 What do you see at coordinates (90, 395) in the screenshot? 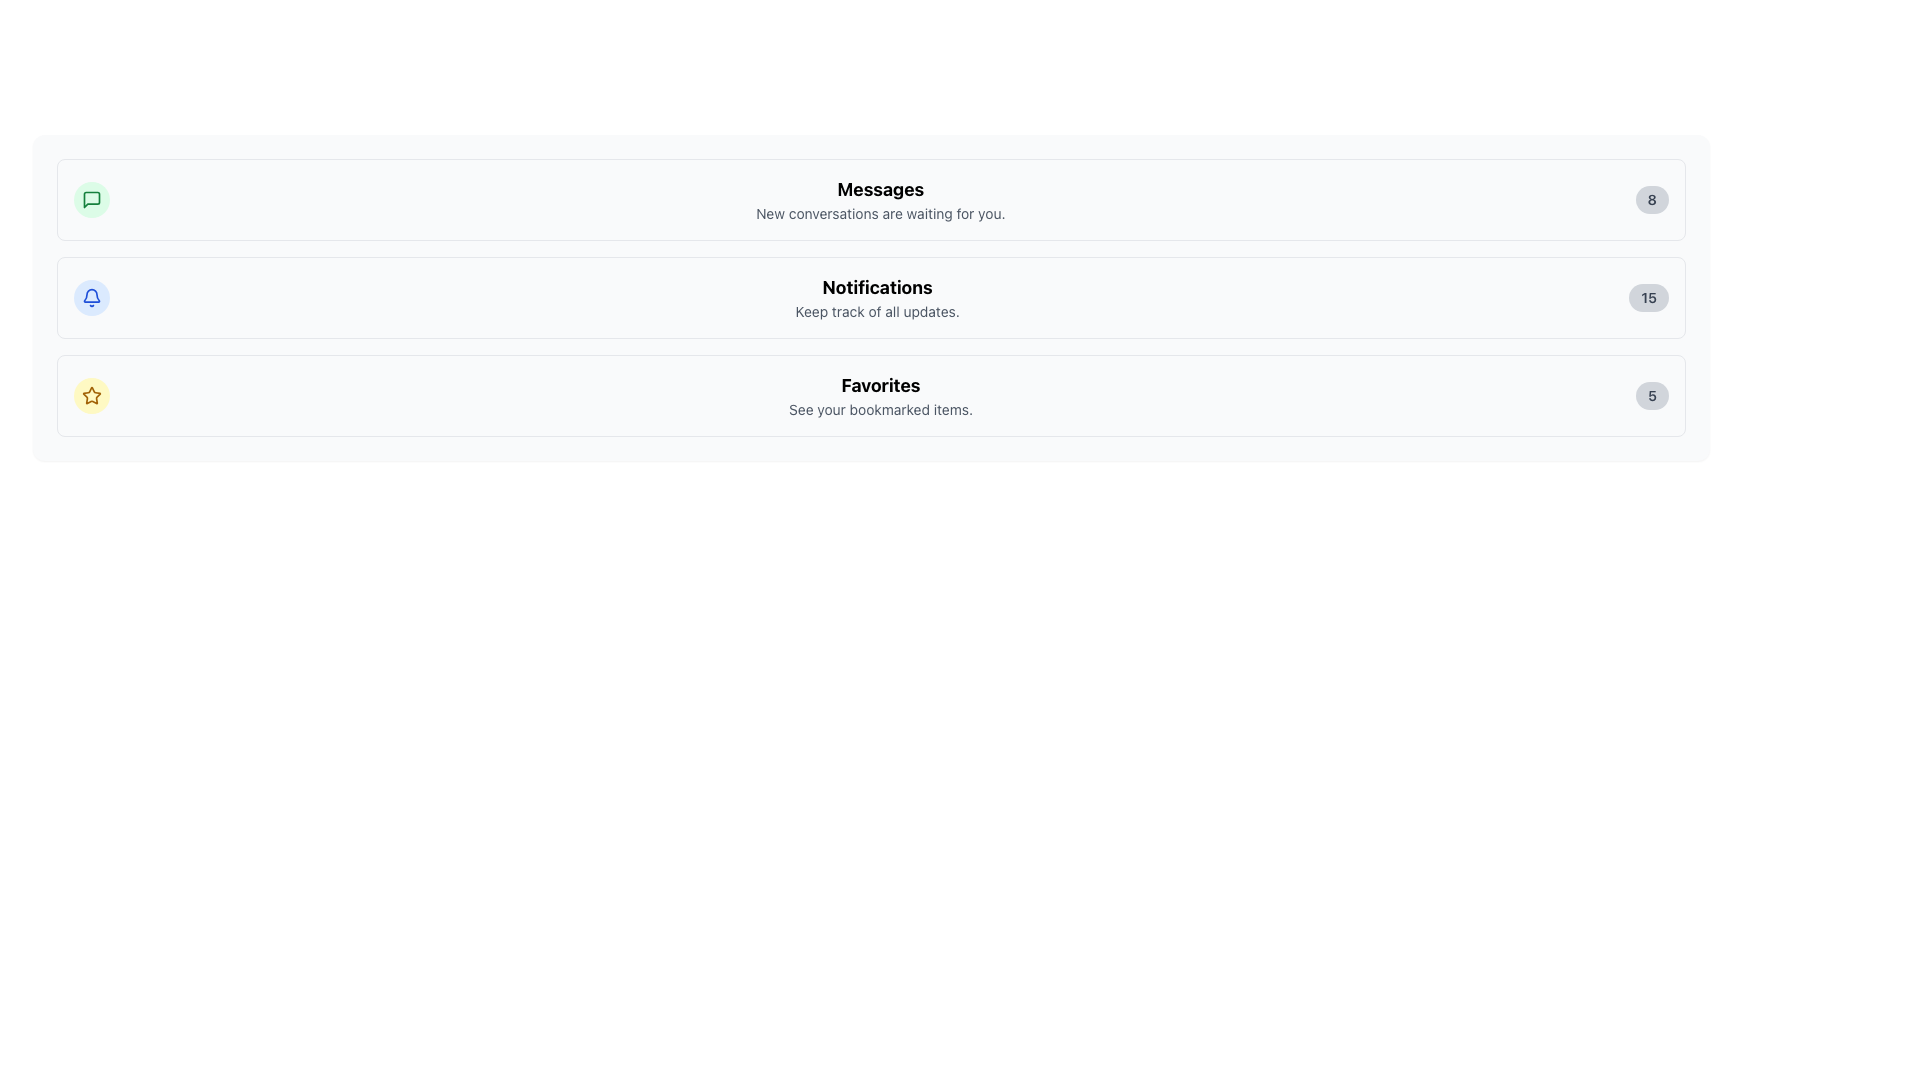
I see `the third icon in the vertical sequence located in the 'Favorites' section, which symbolizes favorited or bookmarked items` at bounding box center [90, 395].